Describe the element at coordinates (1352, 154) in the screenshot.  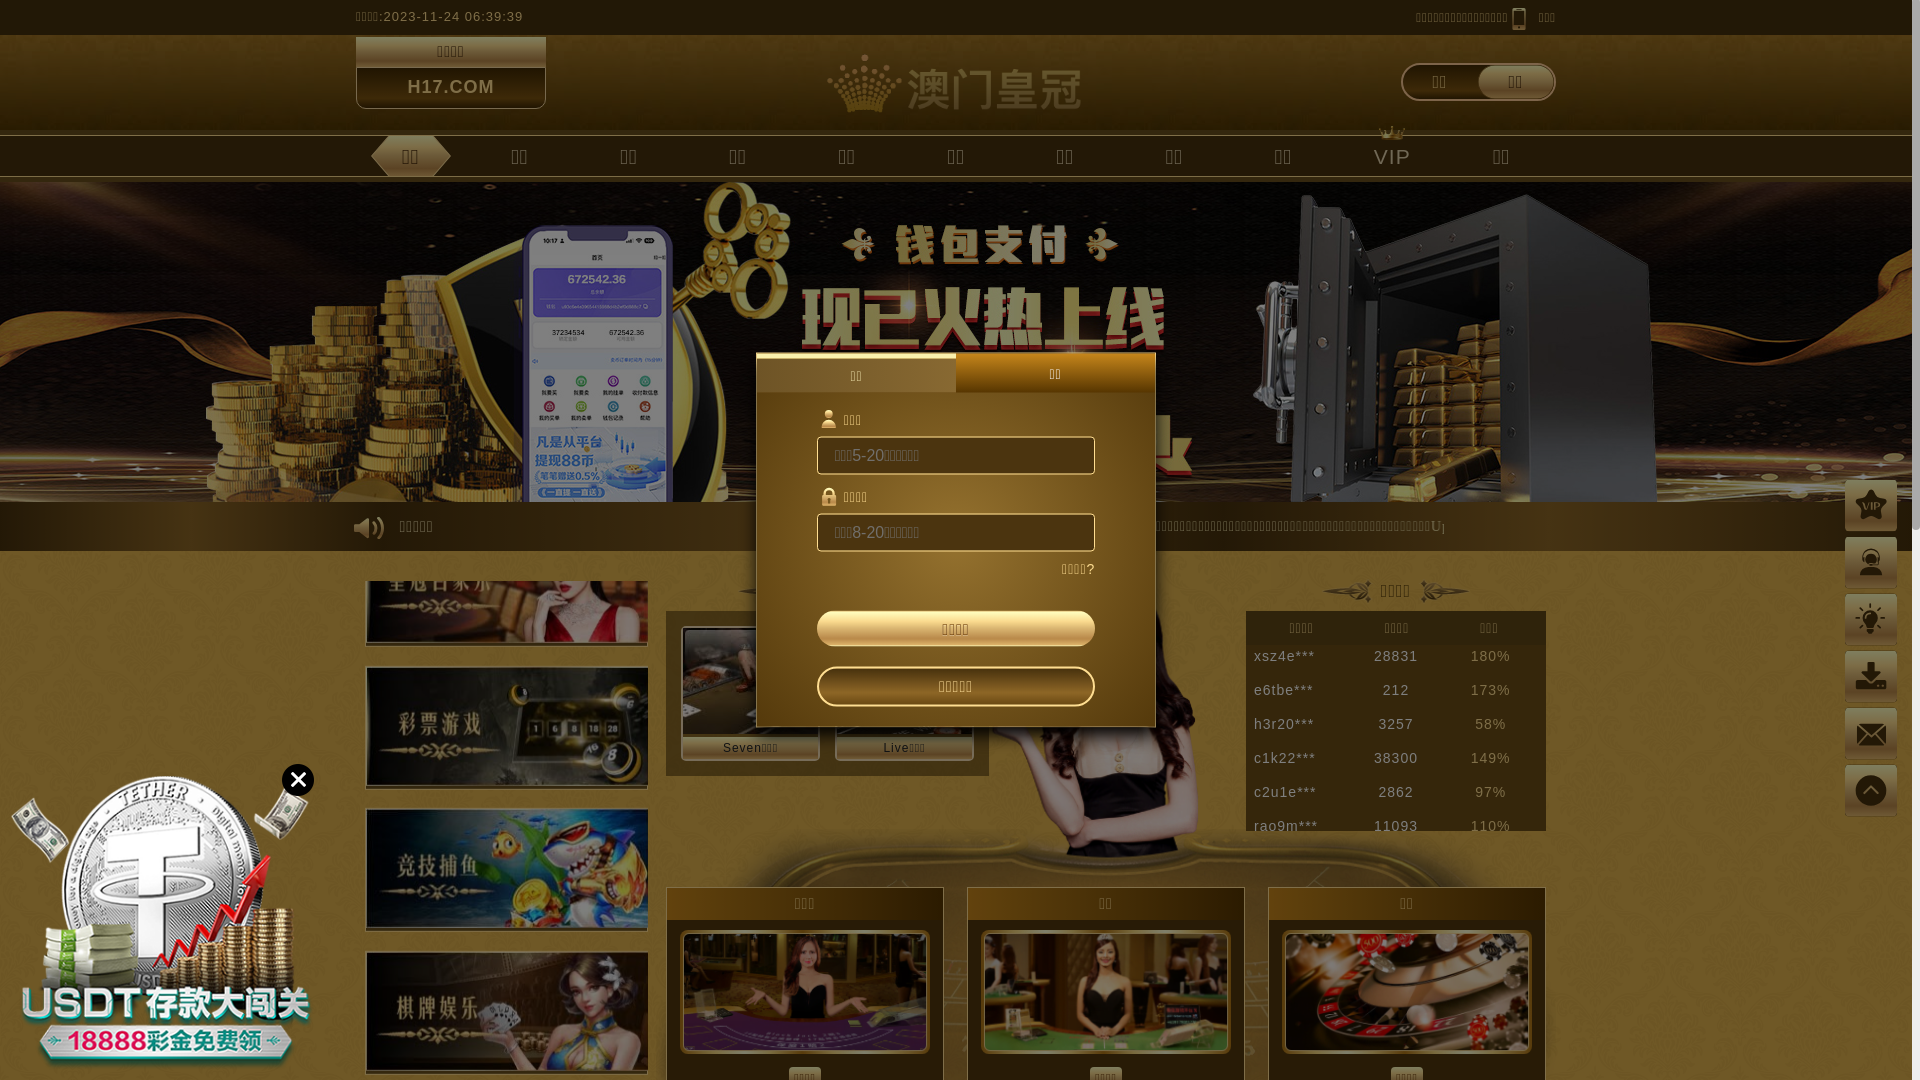
I see `'VIP'` at that location.